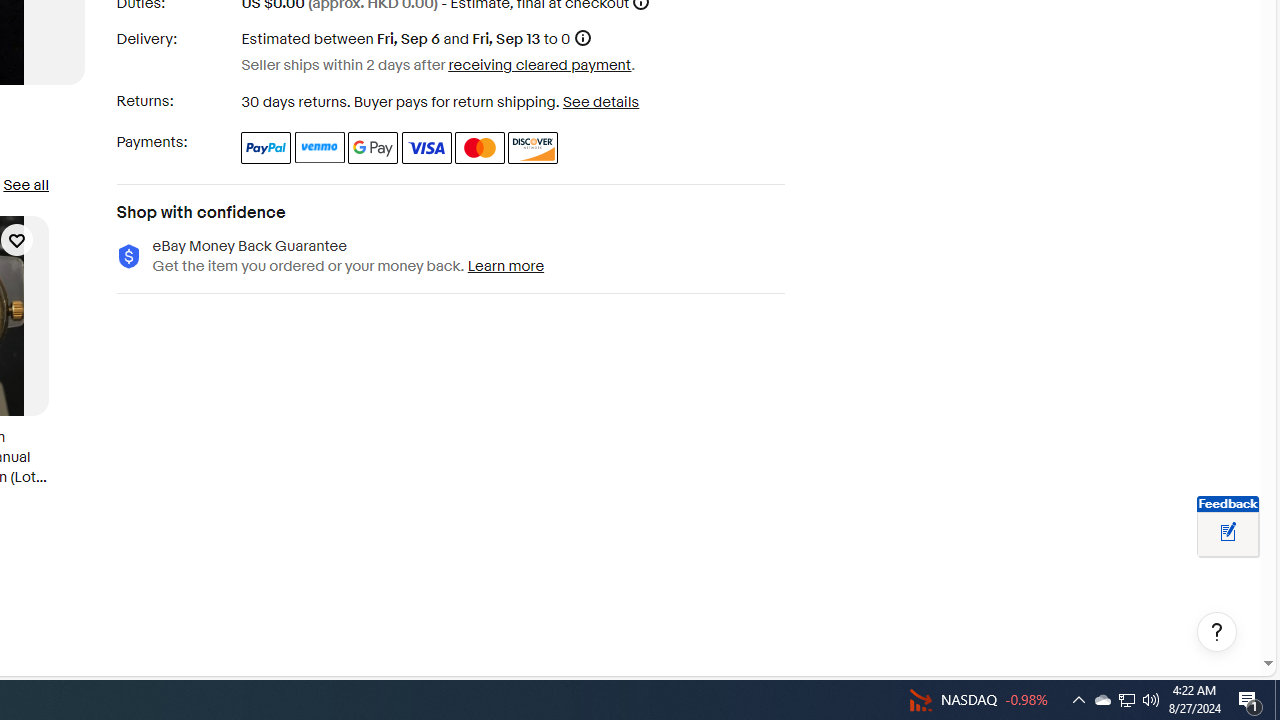 The height and width of the screenshot is (720, 1280). I want to click on 'PayPal', so click(265, 146).